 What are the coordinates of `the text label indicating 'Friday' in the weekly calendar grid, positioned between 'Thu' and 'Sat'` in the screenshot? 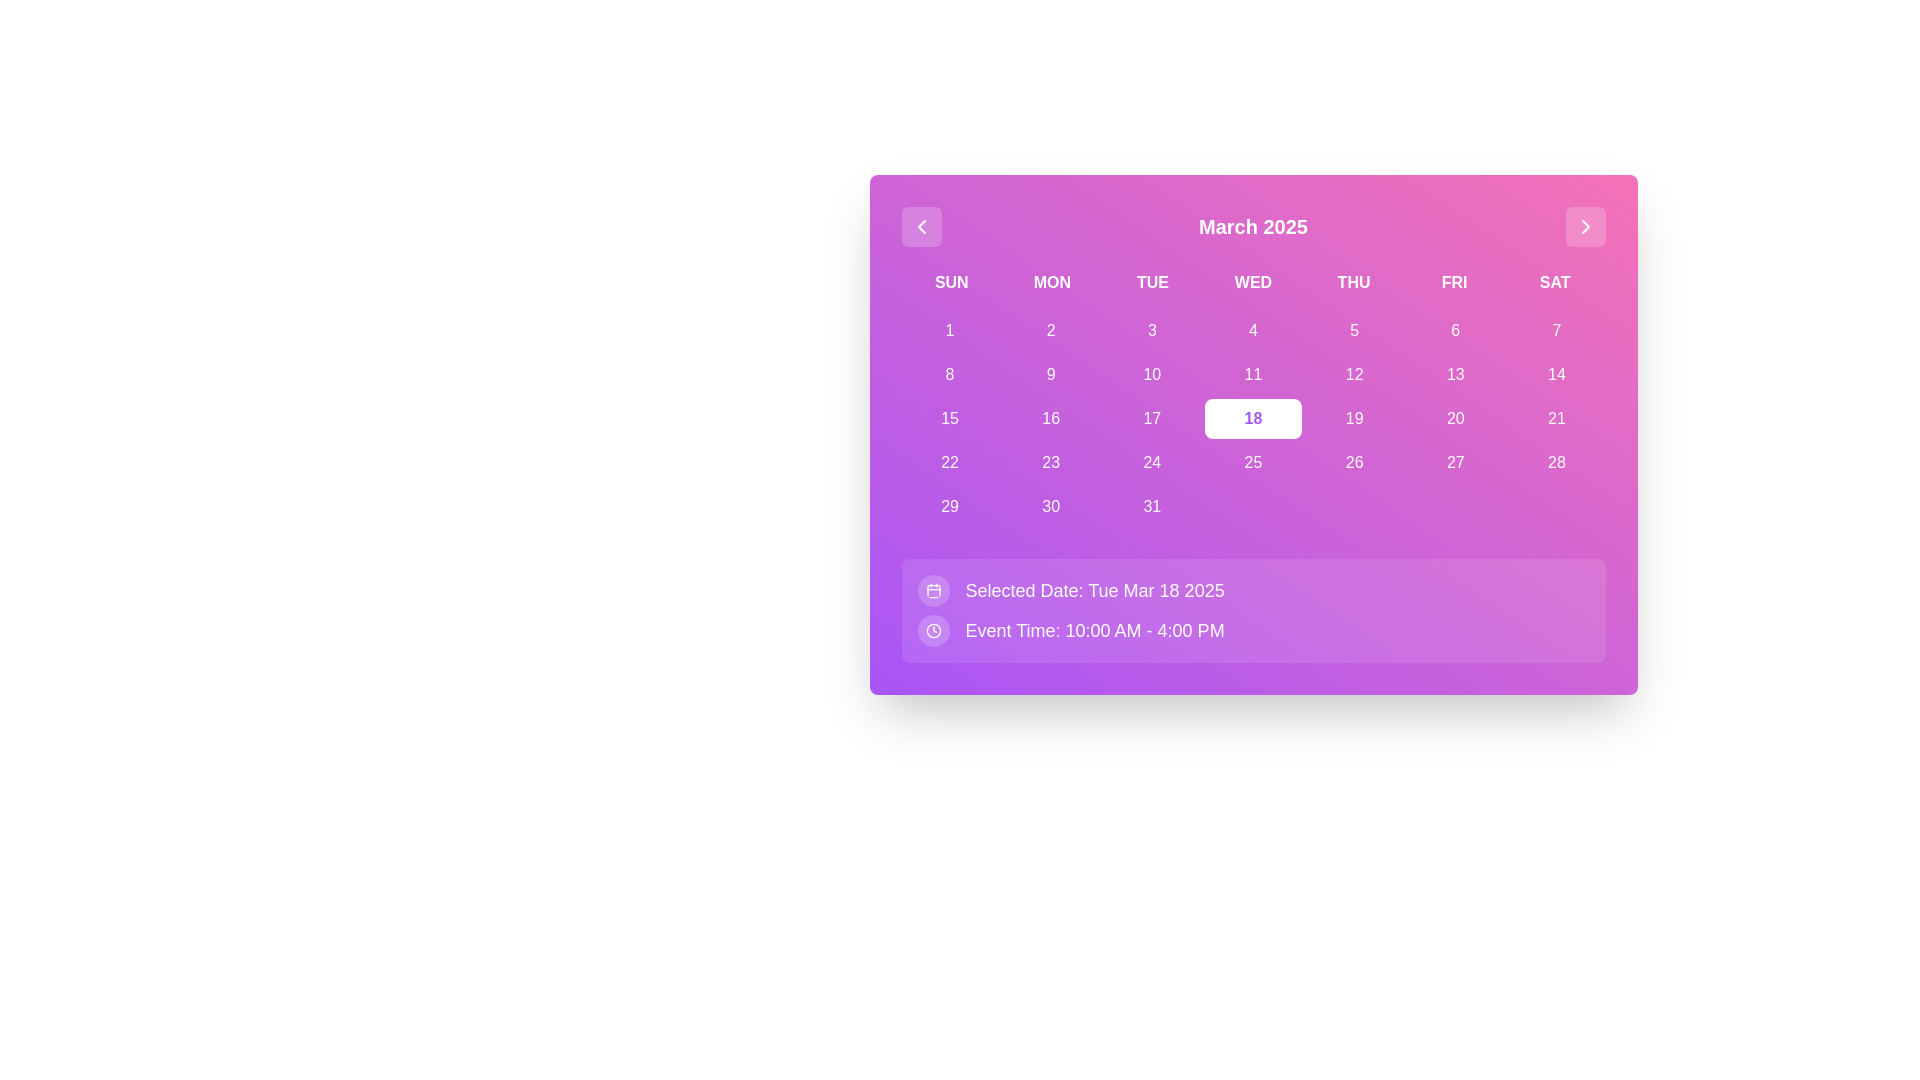 It's located at (1454, 282).